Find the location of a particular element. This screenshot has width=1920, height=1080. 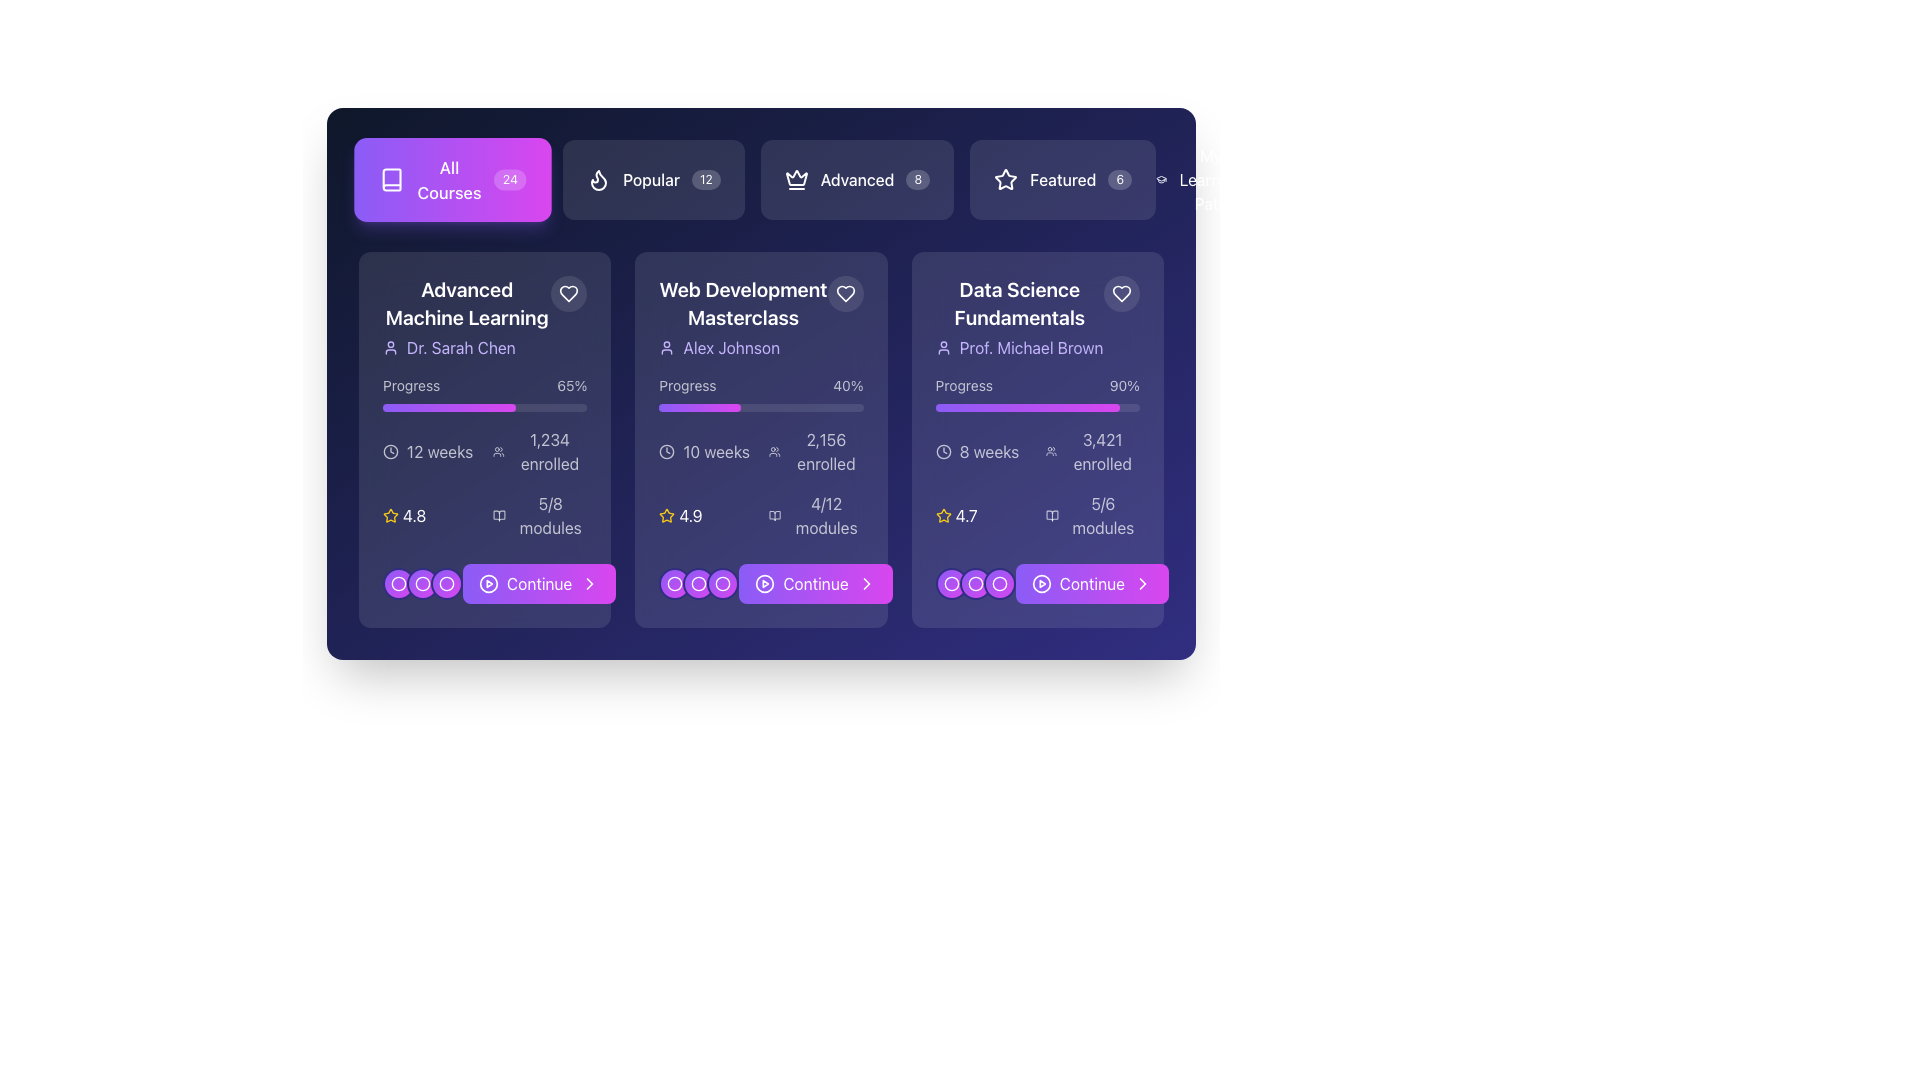

the rectangular button labeled 'Continue' with a gradient background transitioning from violet to fuchsia, located at the bottom center of the middle card in a grid layout, to proceed is located at coordinates (816, 583).